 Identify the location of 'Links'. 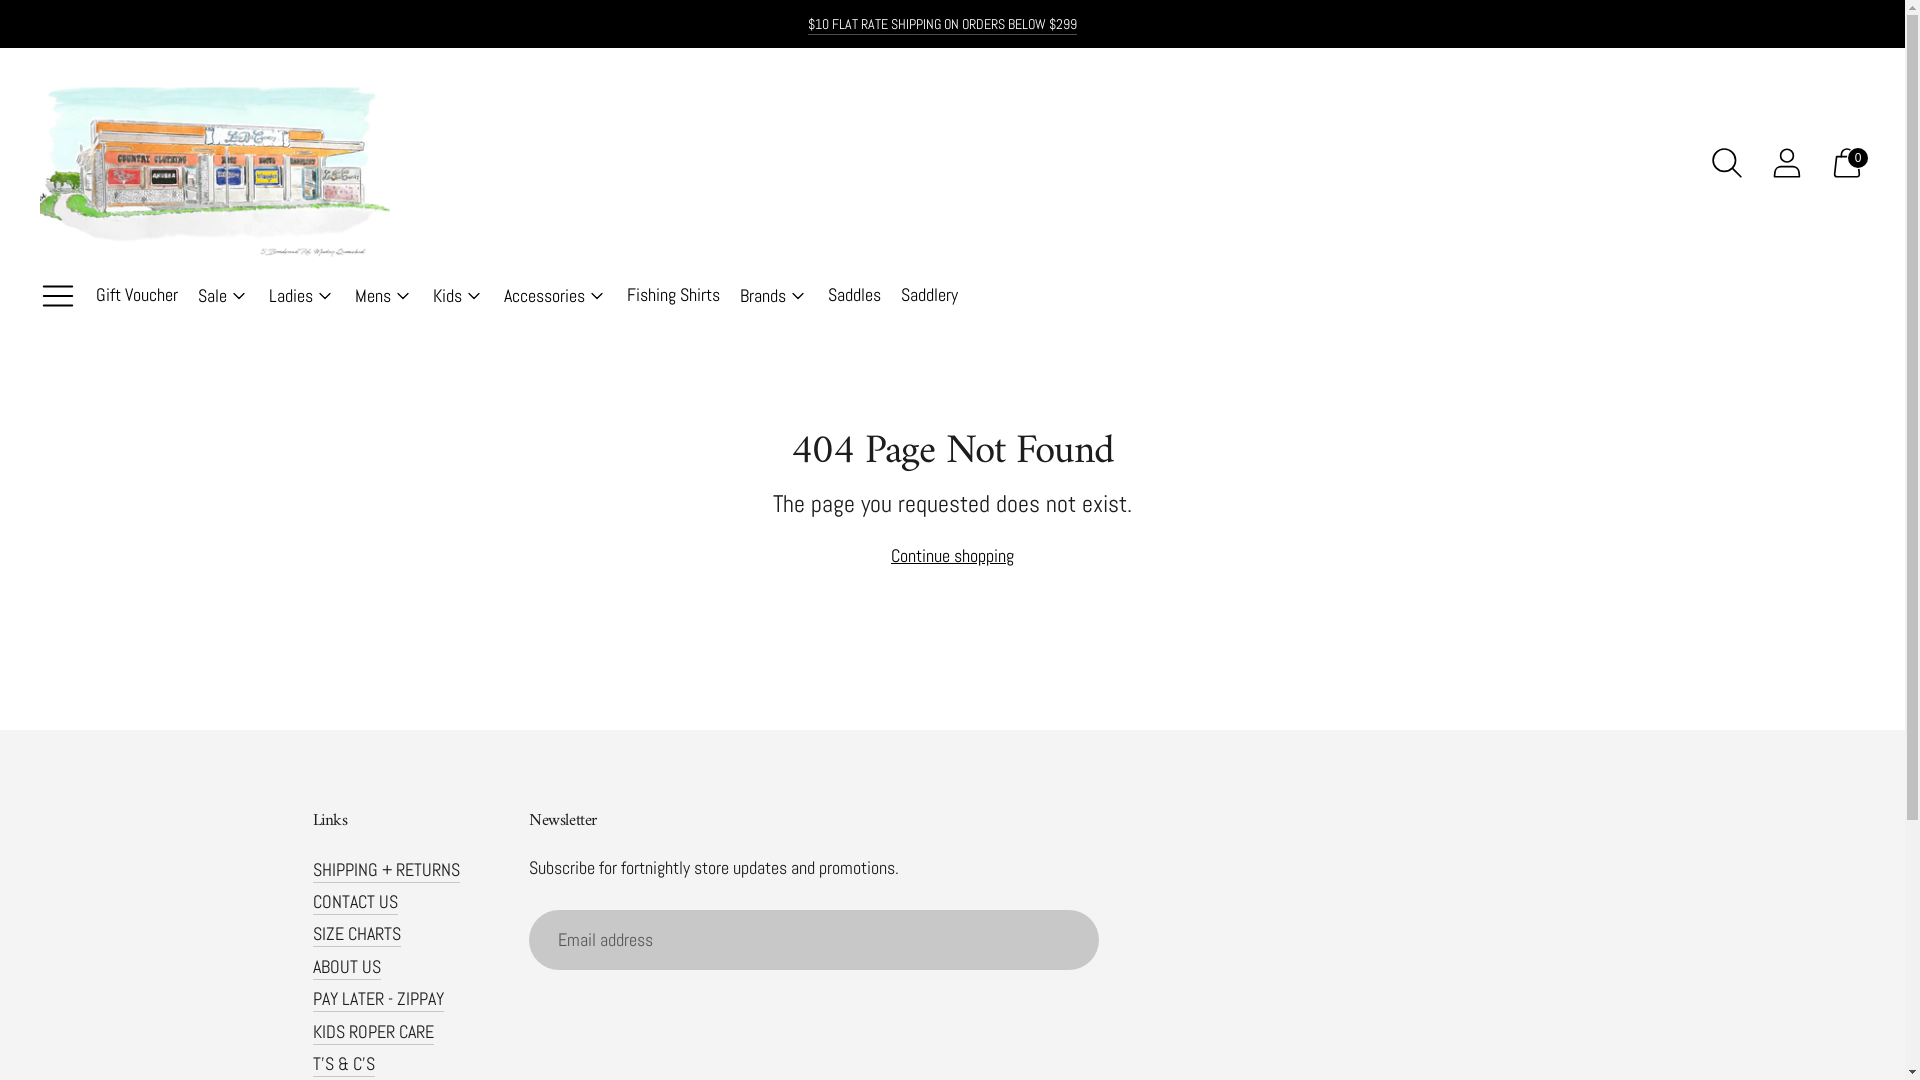
(311, 821).